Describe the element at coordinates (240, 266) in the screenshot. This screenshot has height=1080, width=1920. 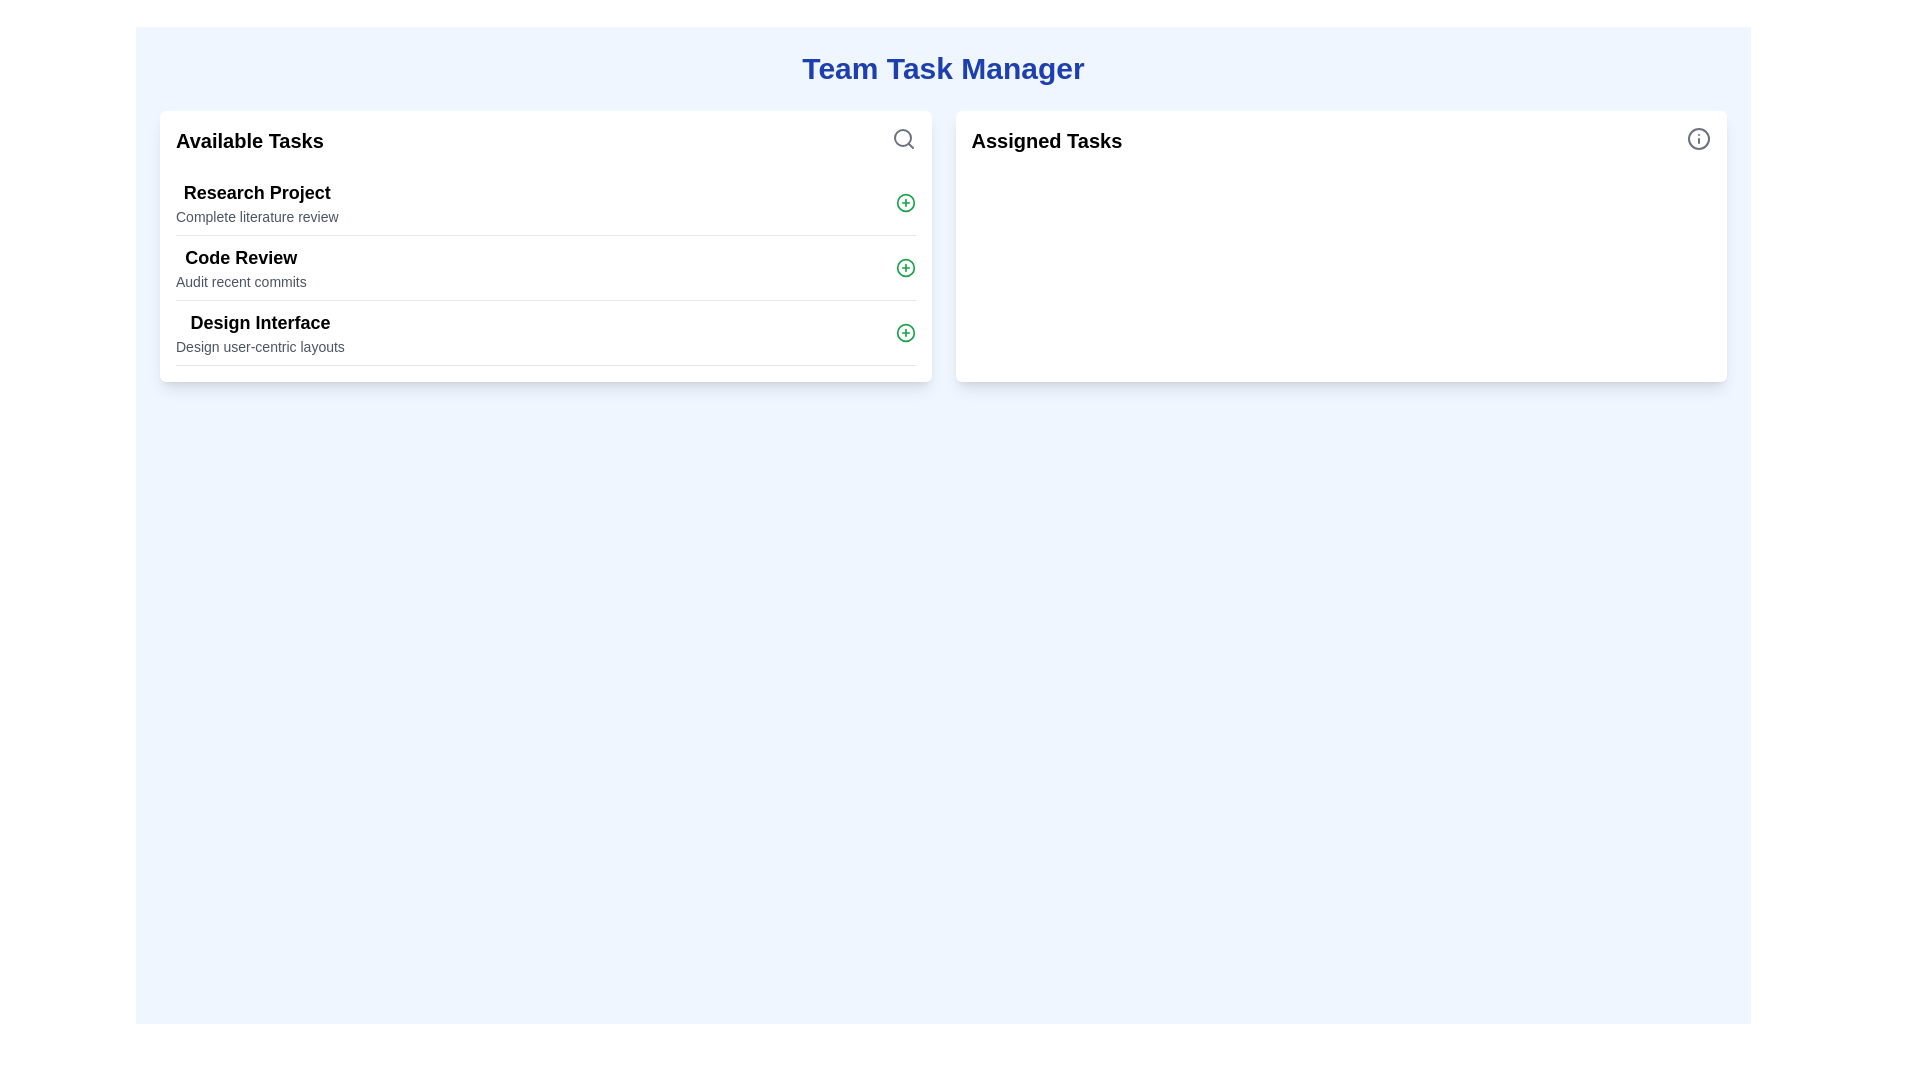
I see `the 'Code Review' text label in the 'Available Tasks' section` at that location.